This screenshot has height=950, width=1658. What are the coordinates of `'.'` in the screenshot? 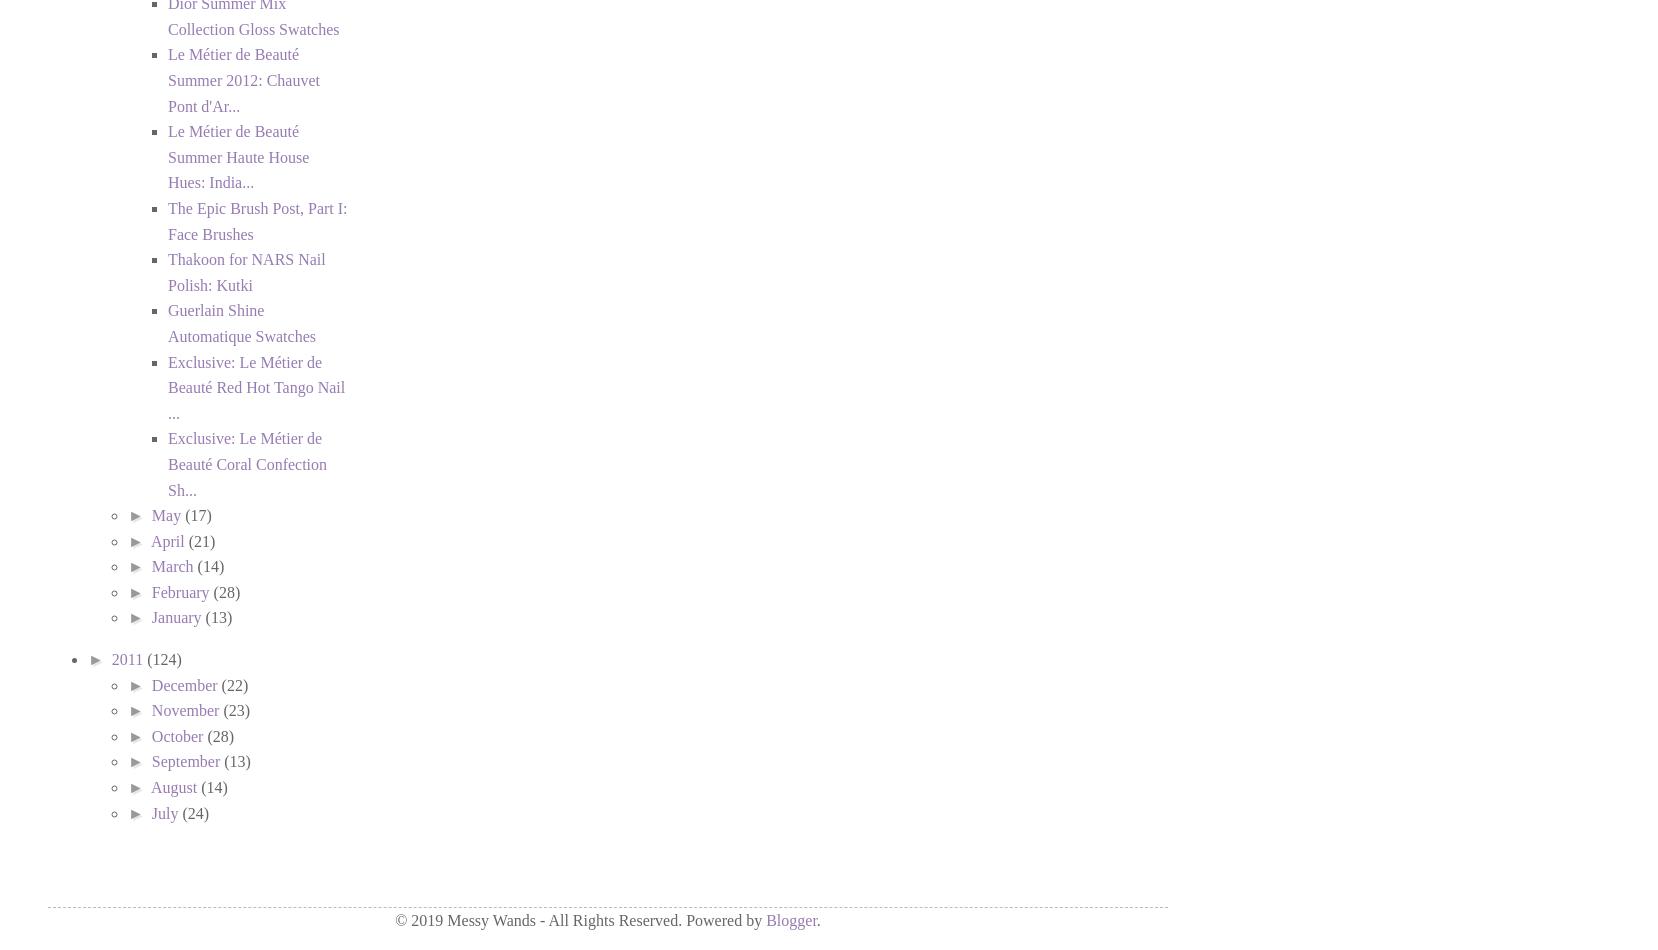 It's located at (818, 919).